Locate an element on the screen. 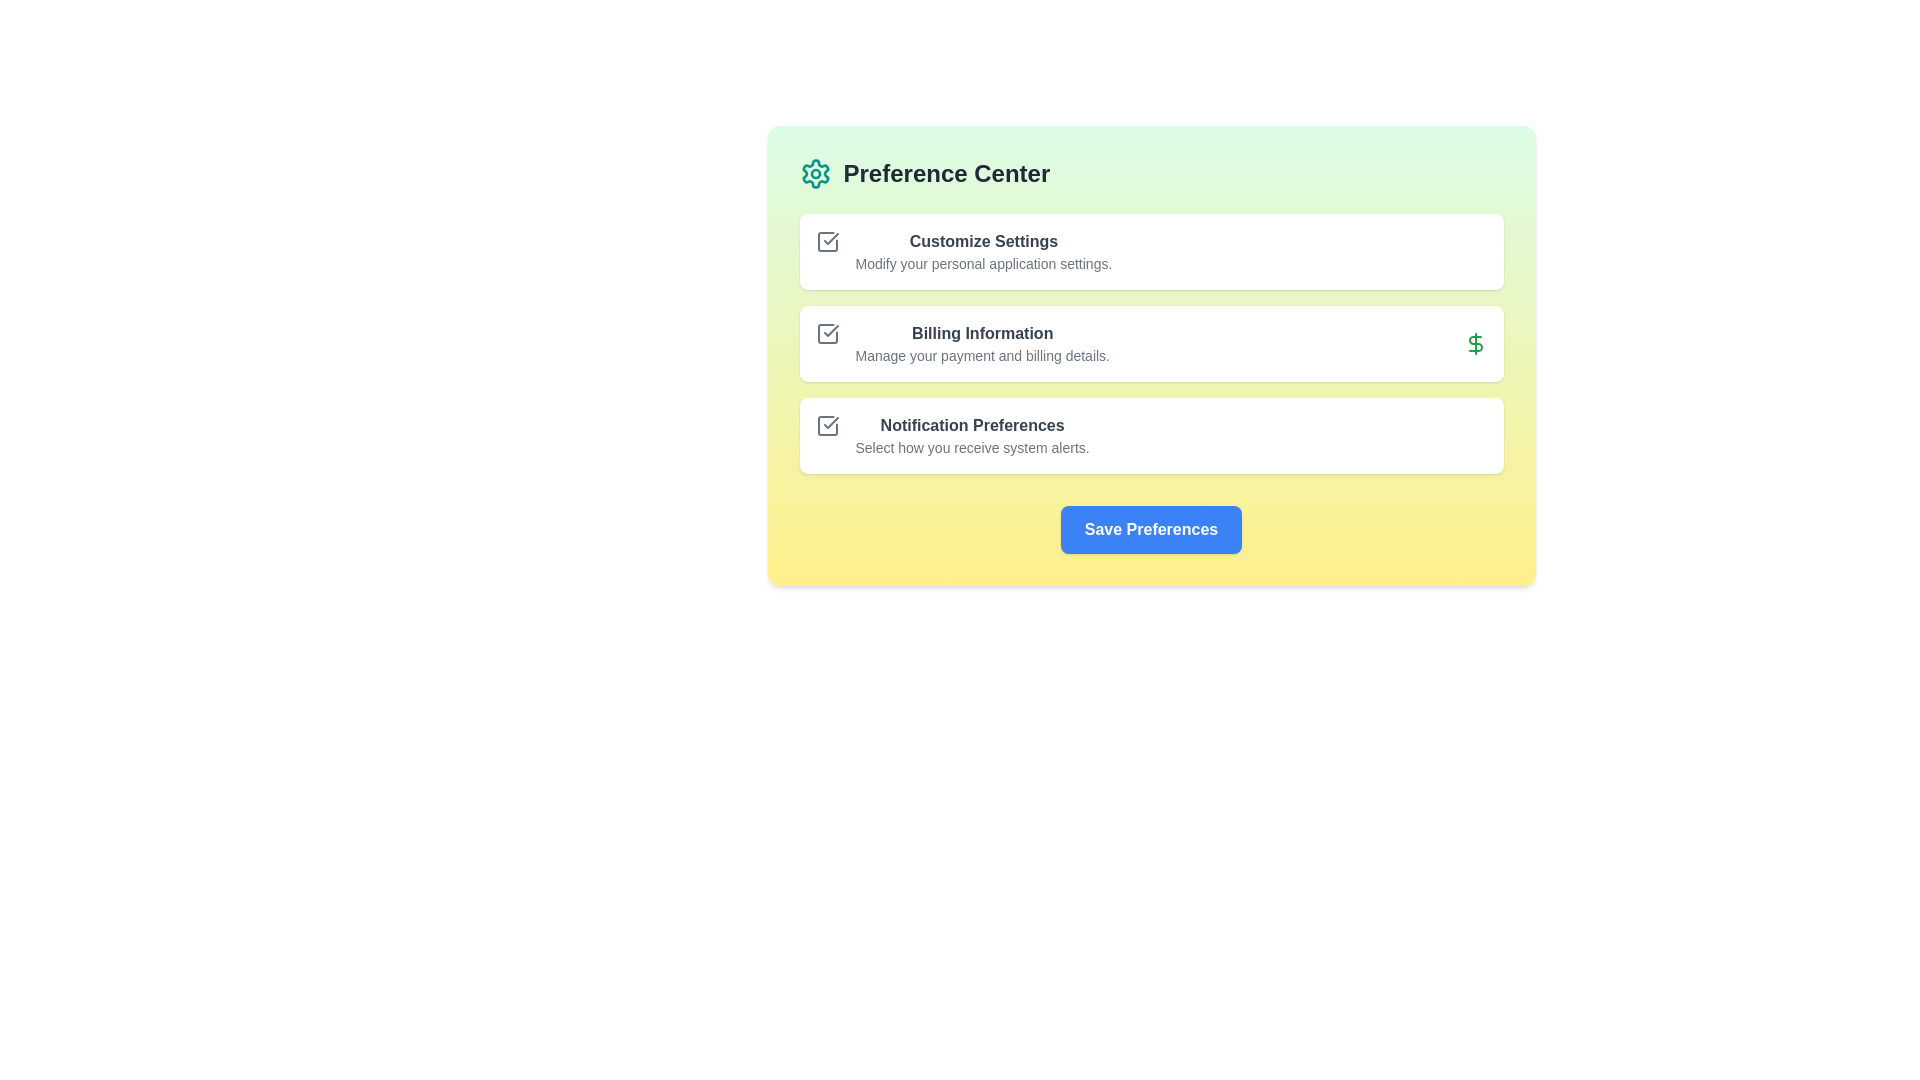 The width and height of the screenshot is (1920, 1080). the text element stating 'Manage your payment and billing details.' which is located beneath the 'Billing Information' heading in the Preference Center is located at coordinates (982, 354).